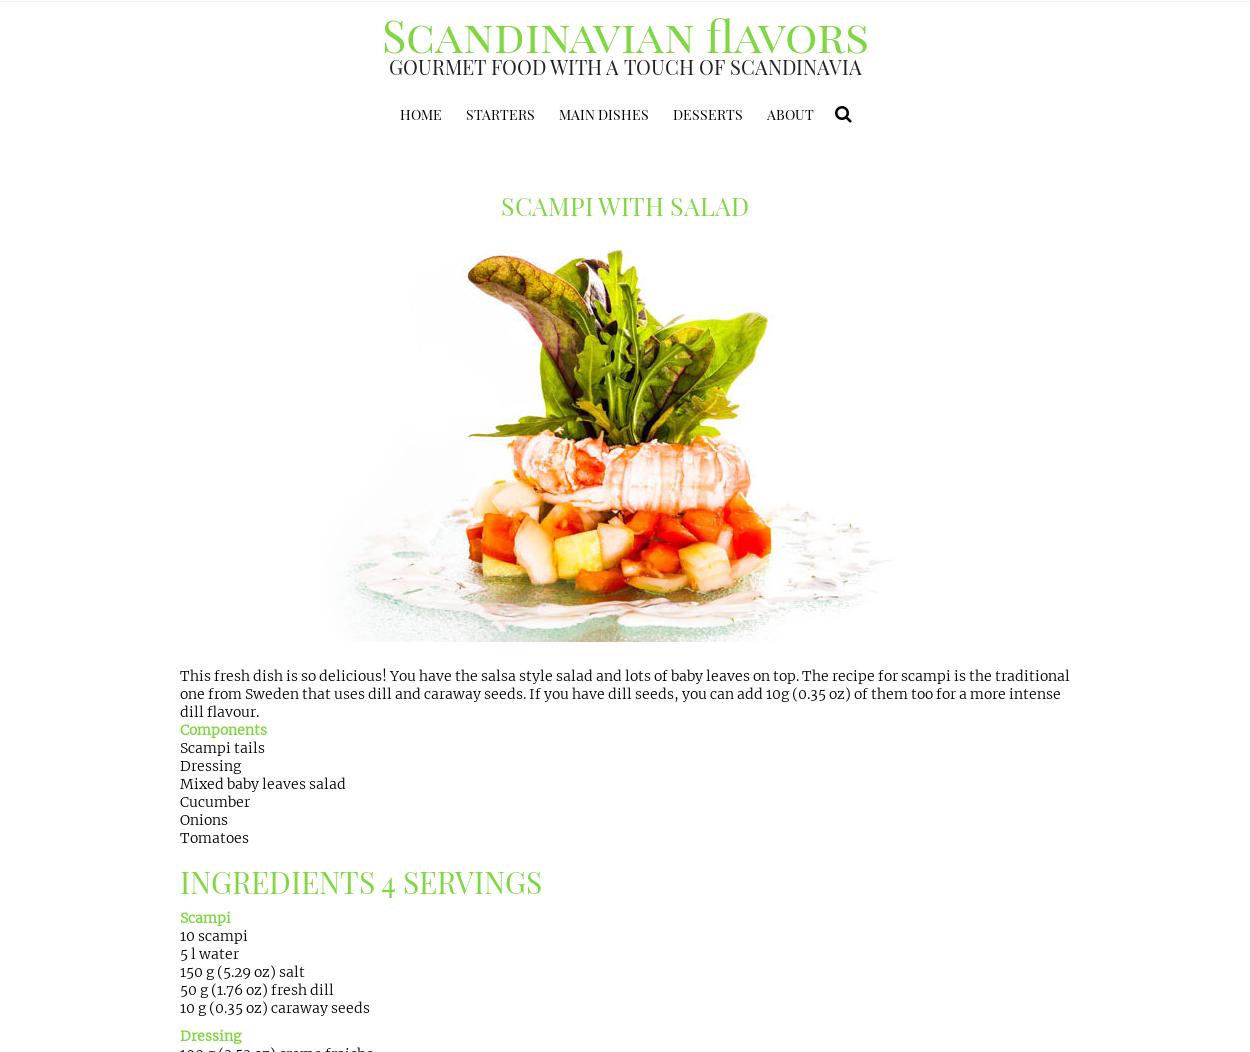 The image size is (1250, 1052). Describe the element at coordinates (180, 729) in the screenshot. I see `'Components'` at that location.